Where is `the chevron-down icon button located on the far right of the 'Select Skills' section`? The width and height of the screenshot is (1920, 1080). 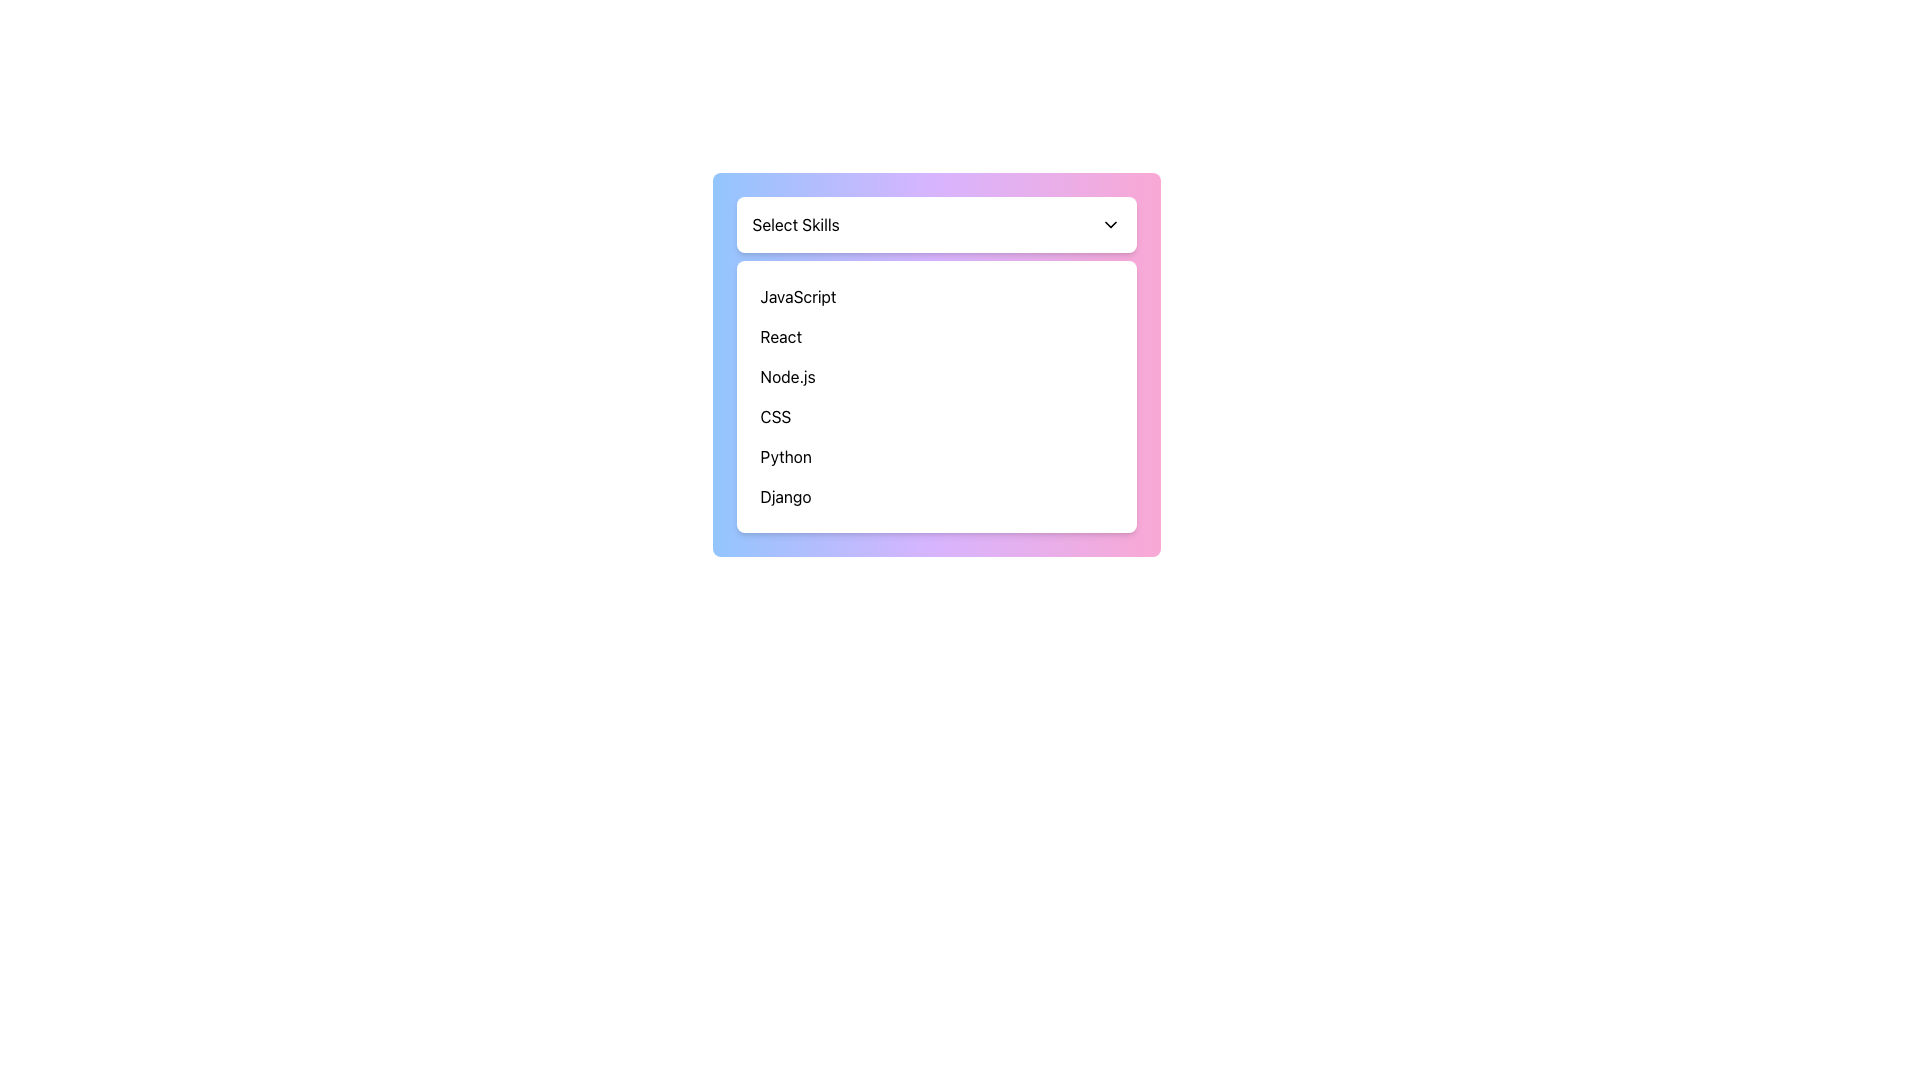 the chevron-down icon button located on the far right of the 'Select Skills' section is located at coordinates (1109, 224).